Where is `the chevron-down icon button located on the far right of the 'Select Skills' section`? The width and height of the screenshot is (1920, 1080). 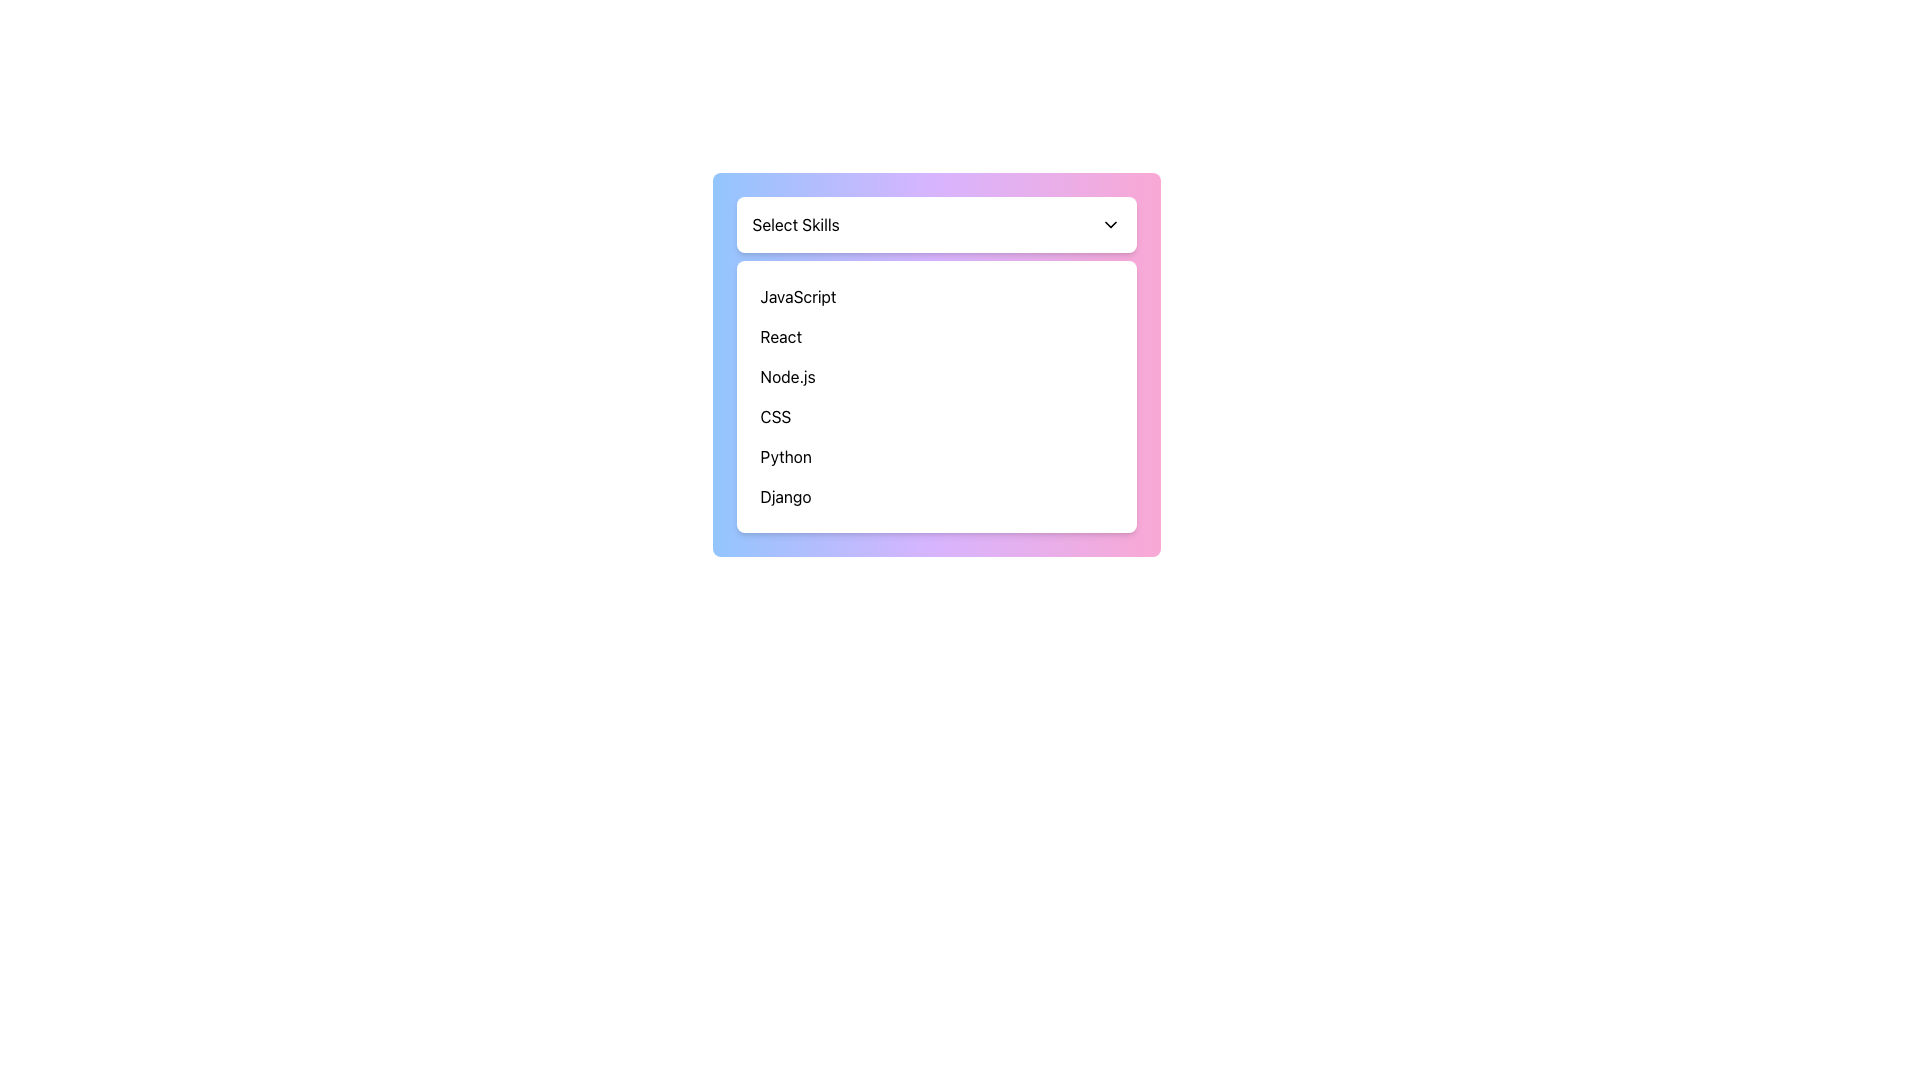 the chevron-down icon button located on the far right of the 'Select Skills' section is located at coordinates (1109, 224).